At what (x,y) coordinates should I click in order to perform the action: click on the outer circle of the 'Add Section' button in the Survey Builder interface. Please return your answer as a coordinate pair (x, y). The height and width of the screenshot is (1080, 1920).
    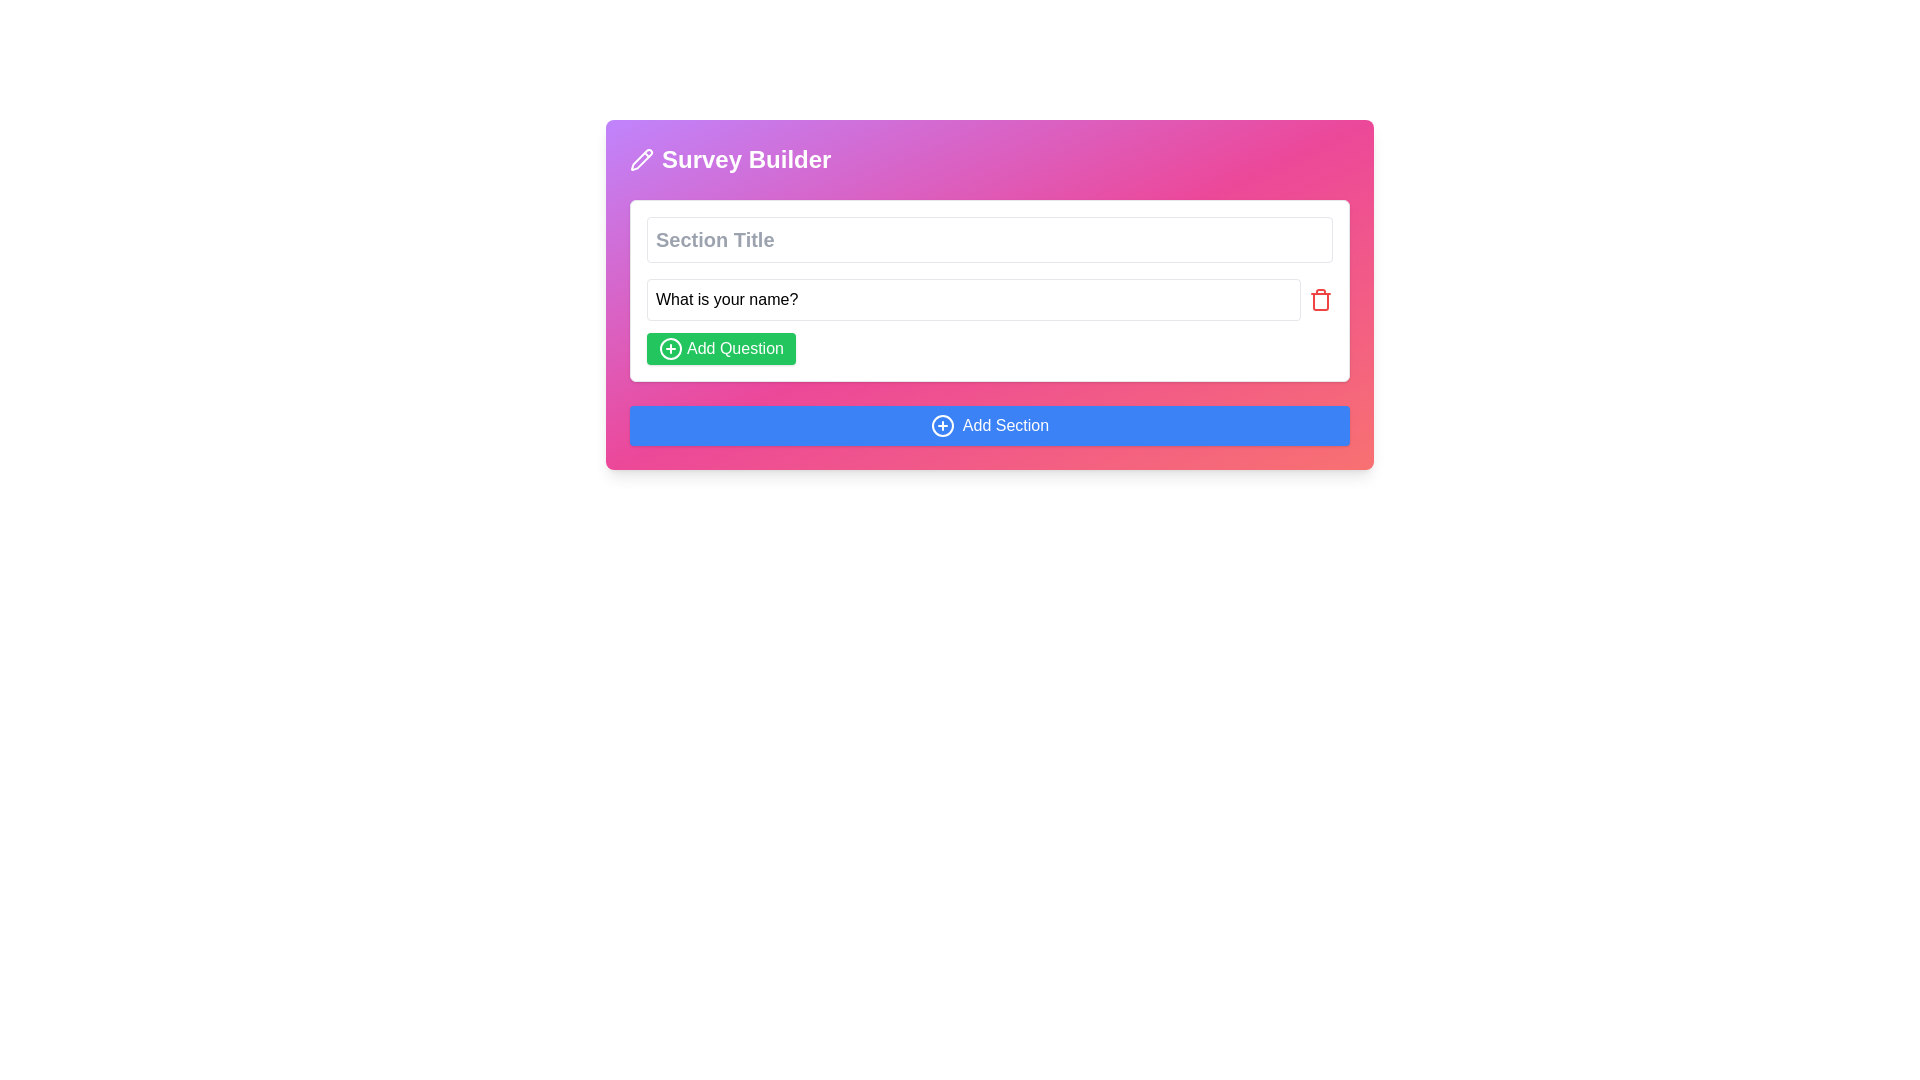
    Looking at the image, I should click on (941, 424).